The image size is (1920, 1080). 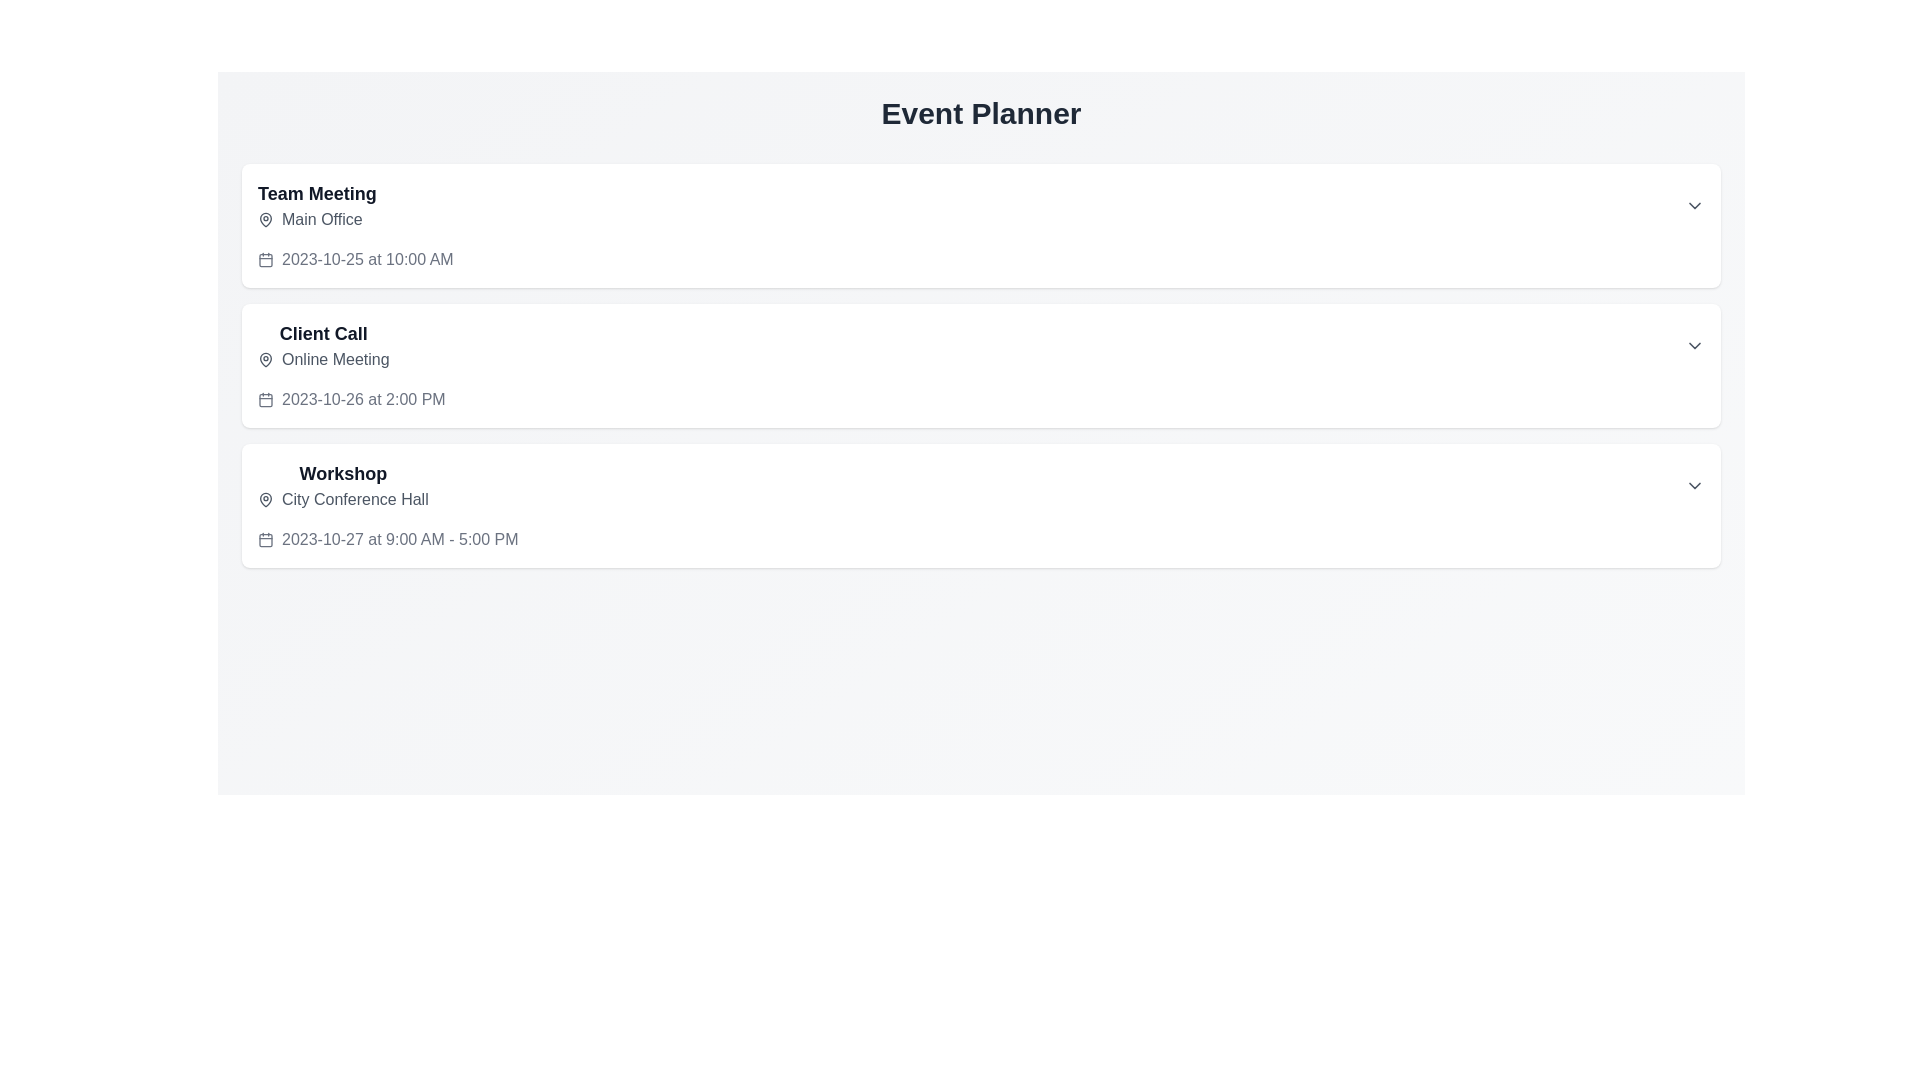 I want to click on the 'Workshop' title text display in the third event card under 'Event Planner', which is positioned above 'City Conference Hall', so click(x=343, y=474).